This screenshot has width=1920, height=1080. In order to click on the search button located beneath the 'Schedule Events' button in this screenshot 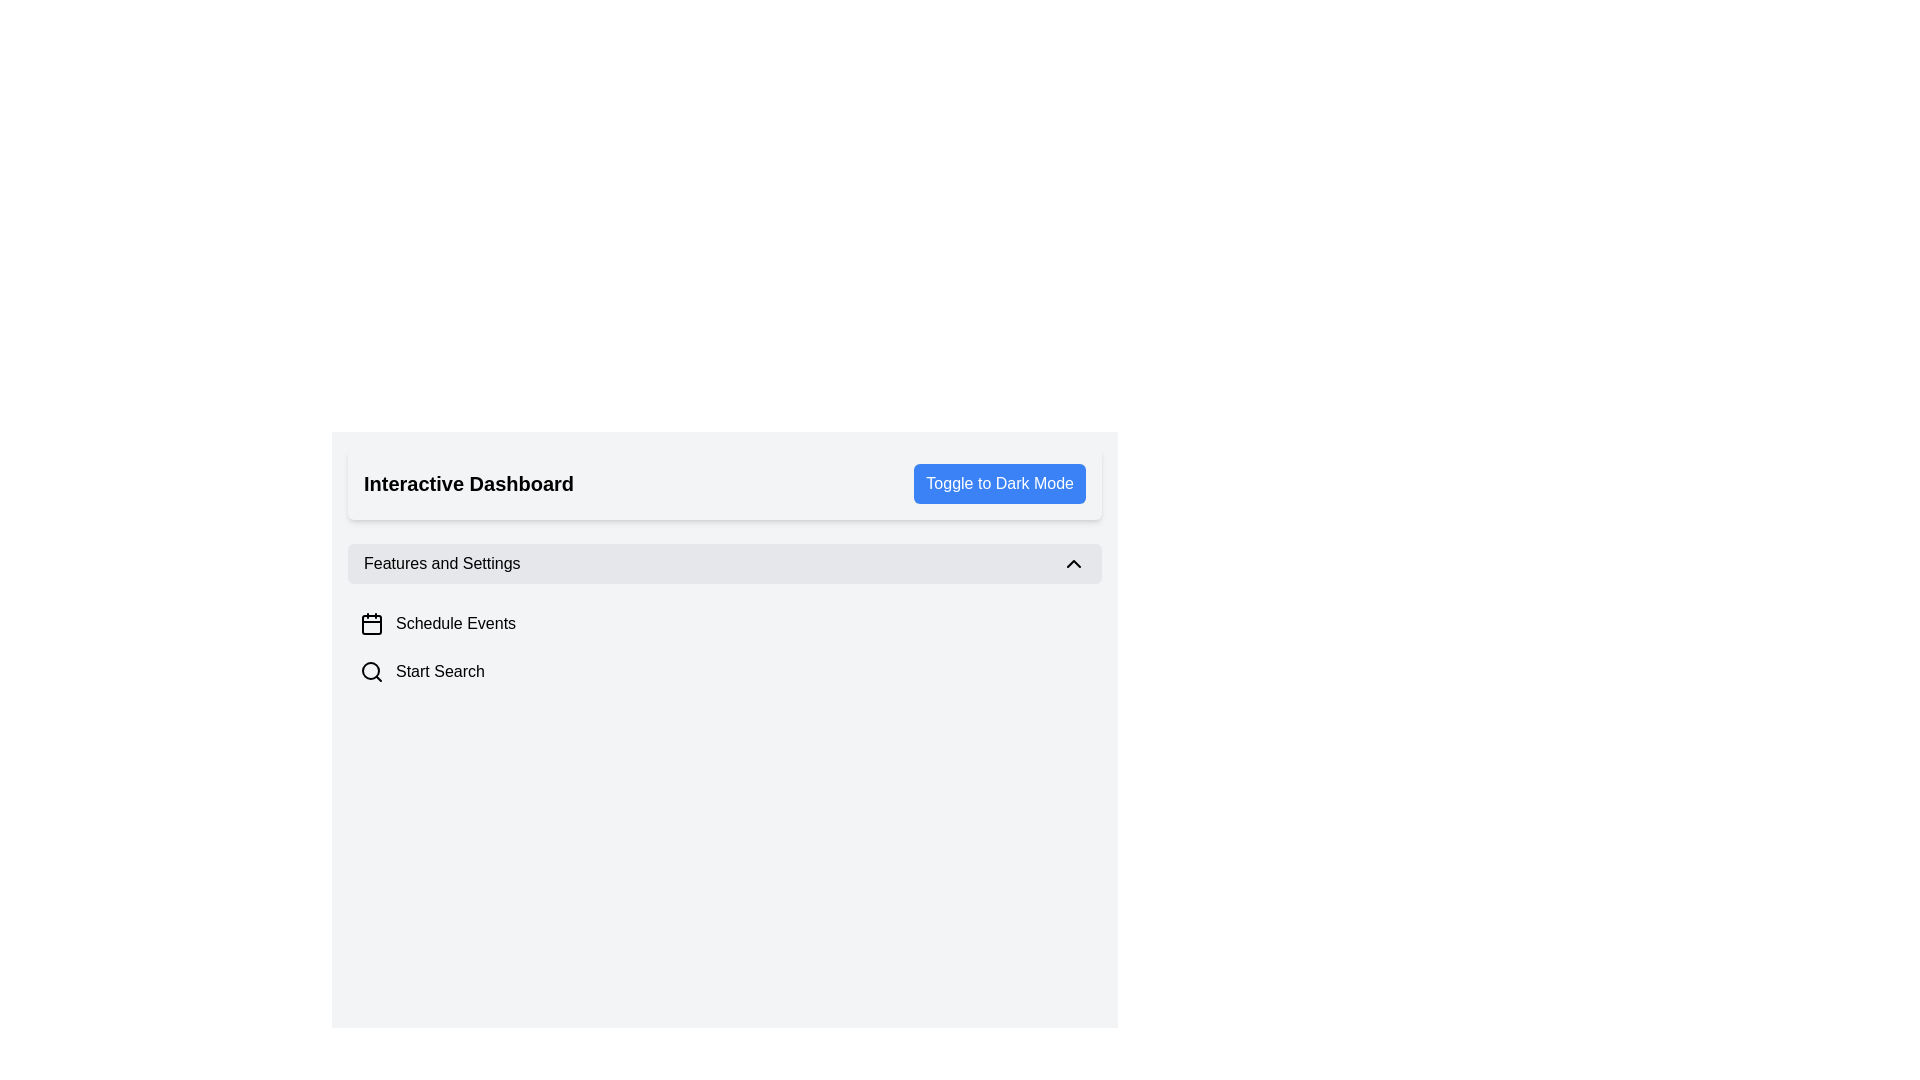, I will do `click(723, 671)`.